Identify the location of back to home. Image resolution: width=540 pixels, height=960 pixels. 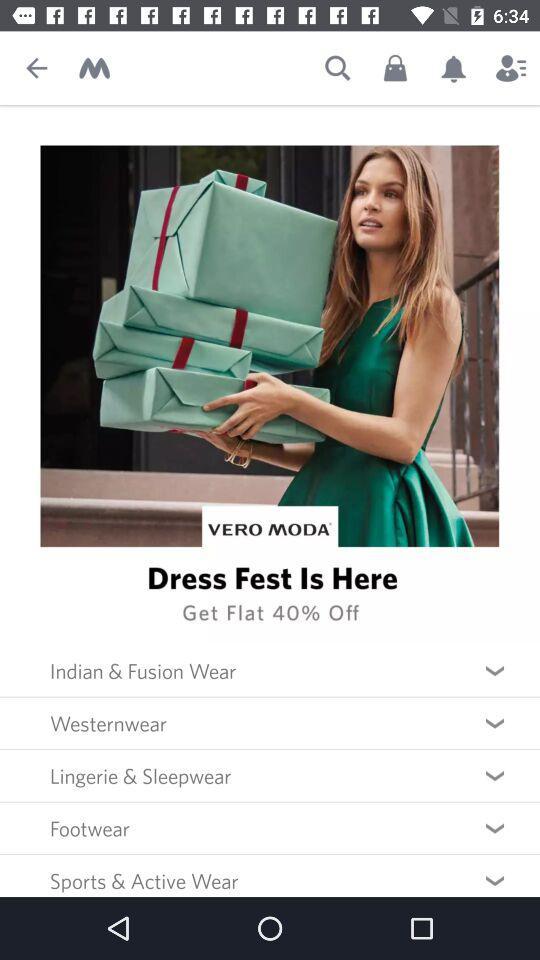
(93, 68).